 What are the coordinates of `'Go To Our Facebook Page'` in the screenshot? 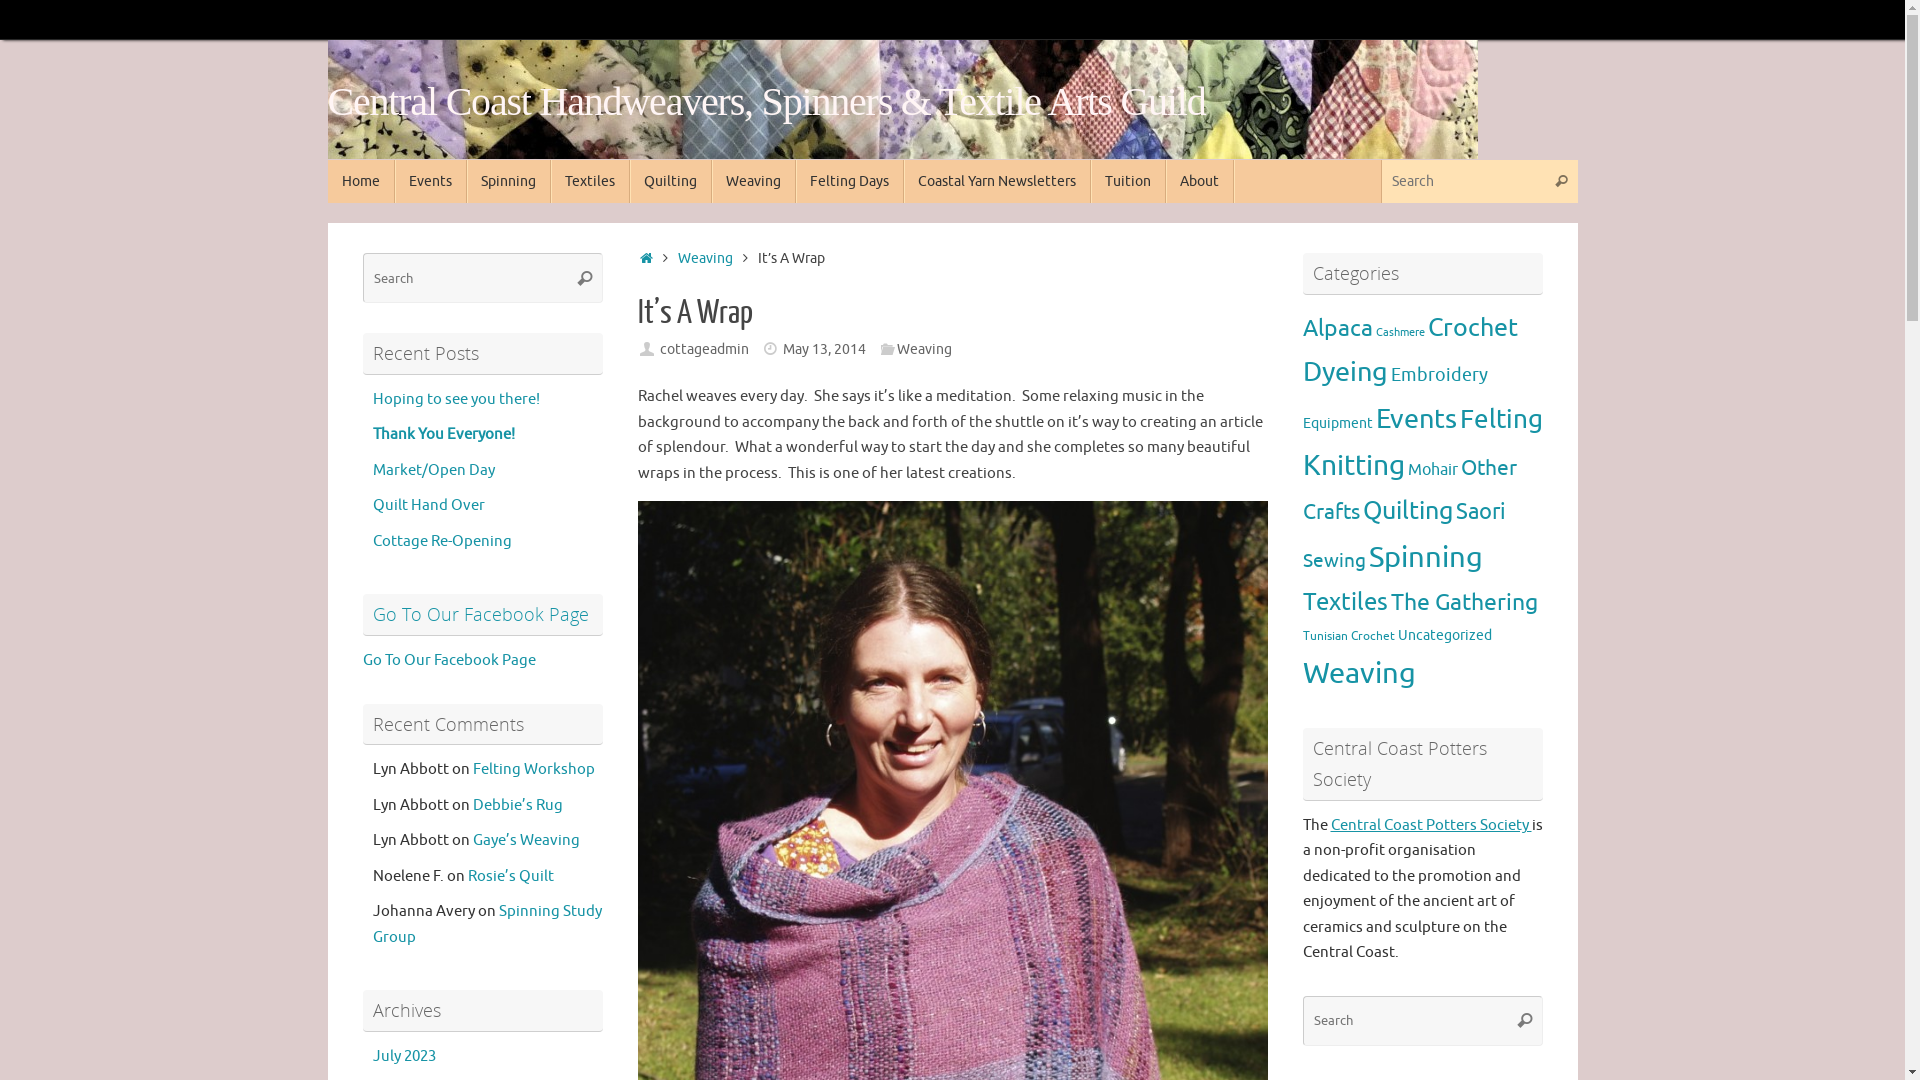 It's located at (447, 660).